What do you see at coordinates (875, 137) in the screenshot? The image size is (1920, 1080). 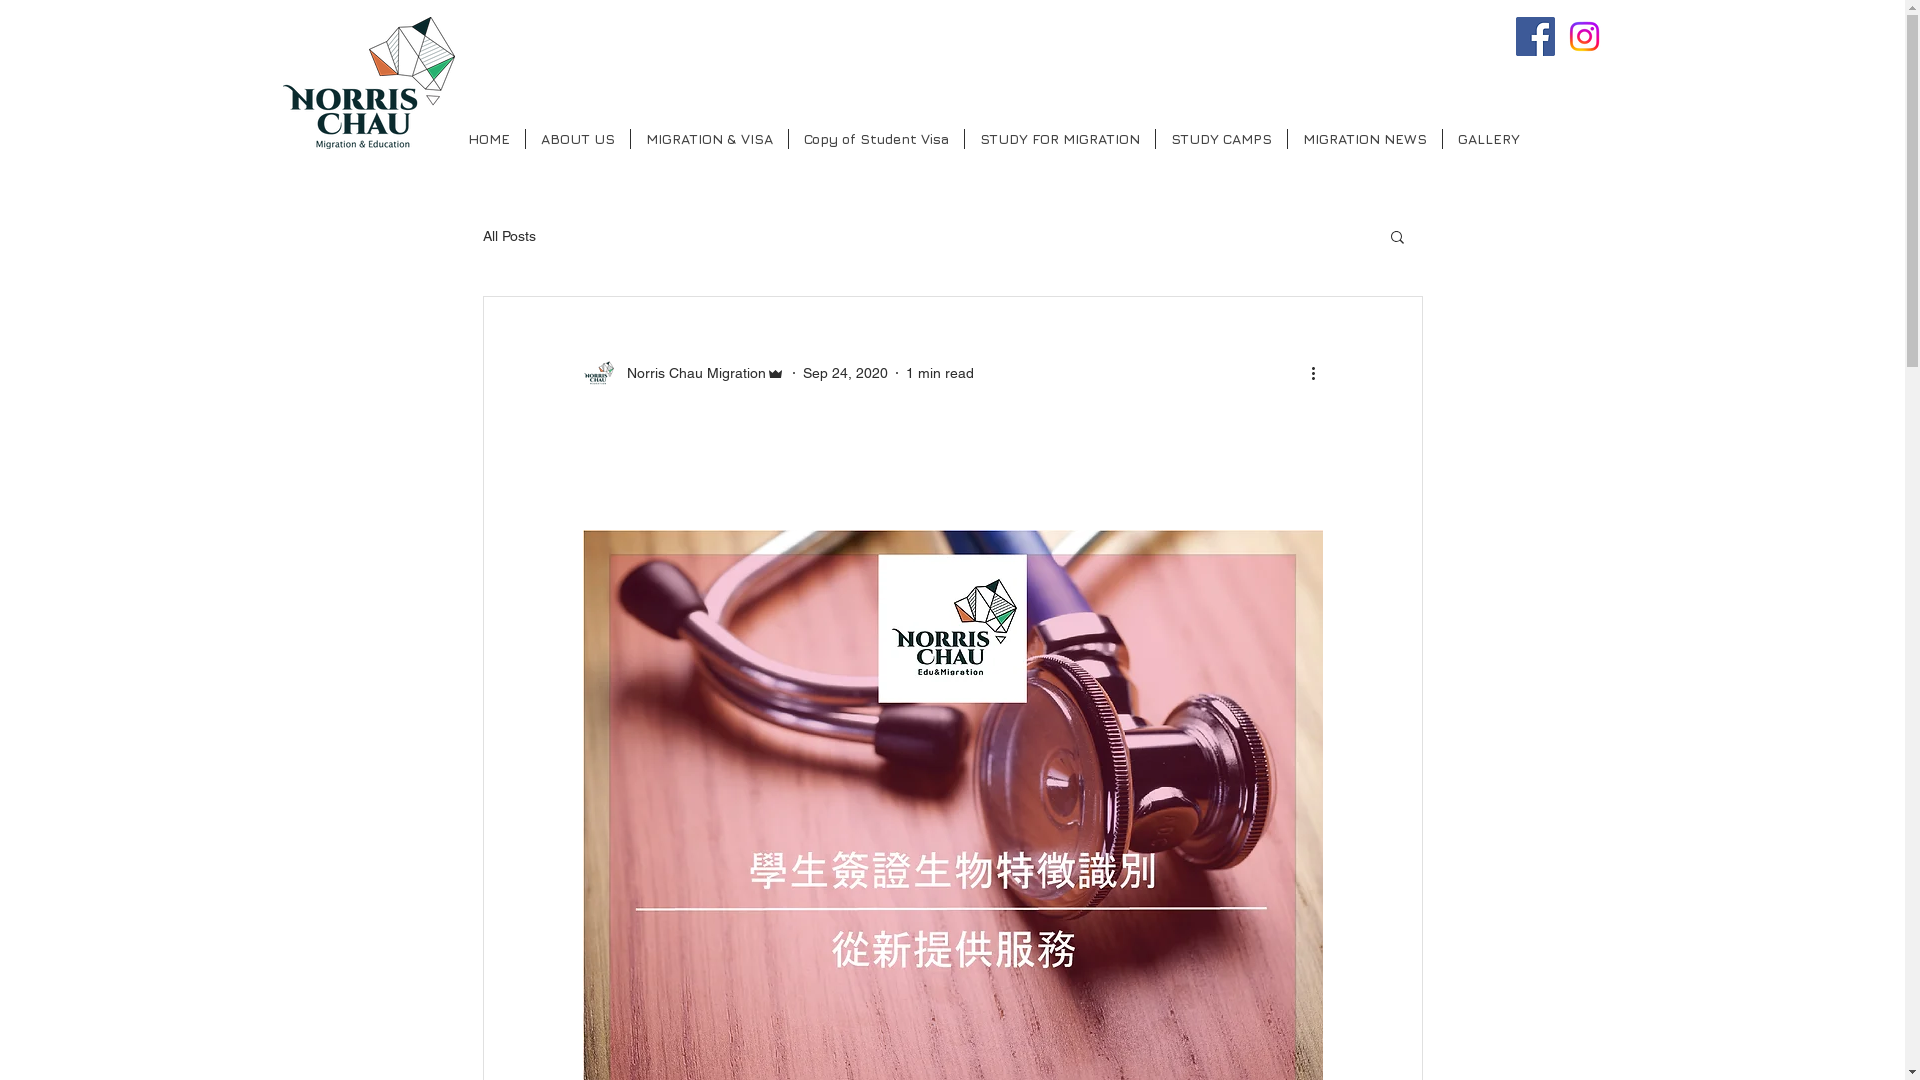 I see `'Copy of Student Visa'` at bounding box center [875, 137].